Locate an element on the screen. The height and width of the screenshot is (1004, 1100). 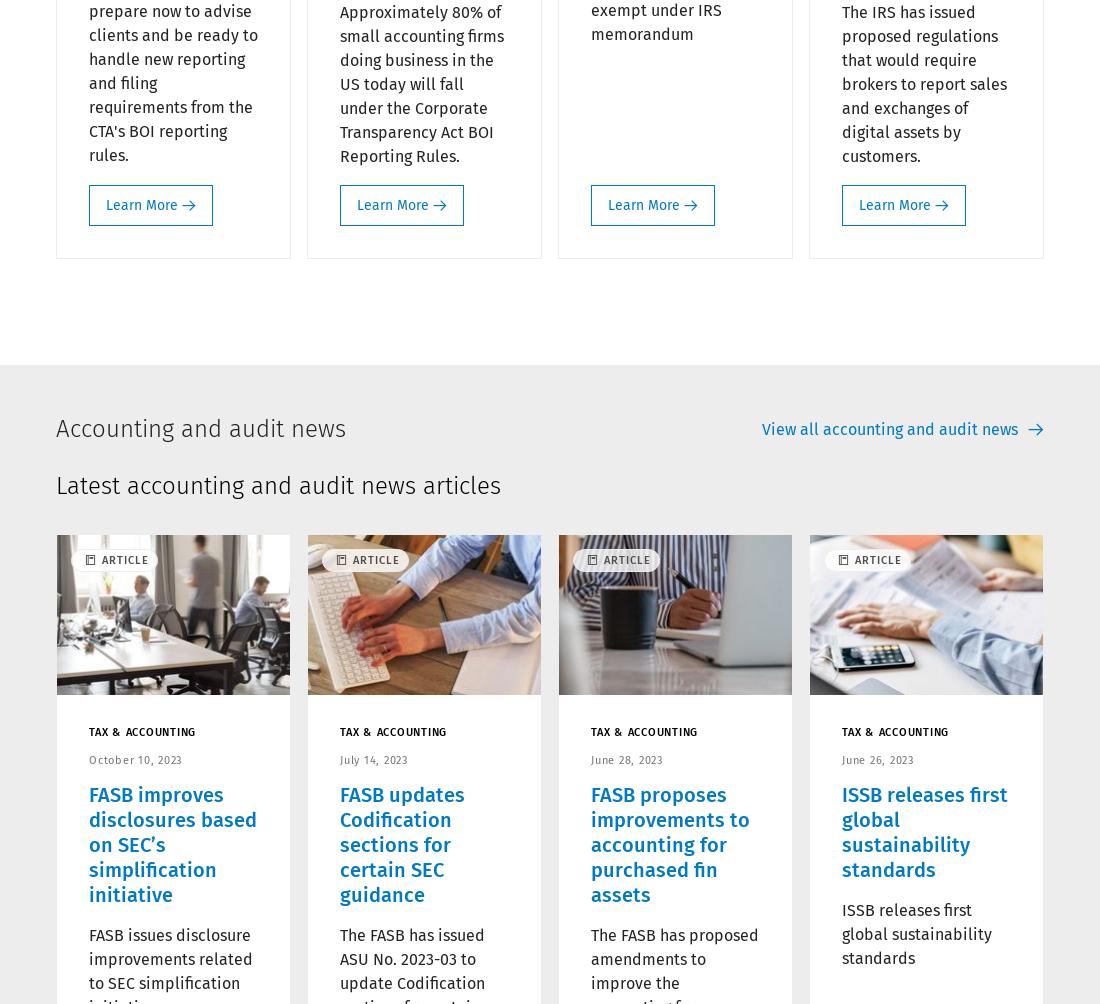
'View all accounting and audit news' is located at coordinates (761, 427).